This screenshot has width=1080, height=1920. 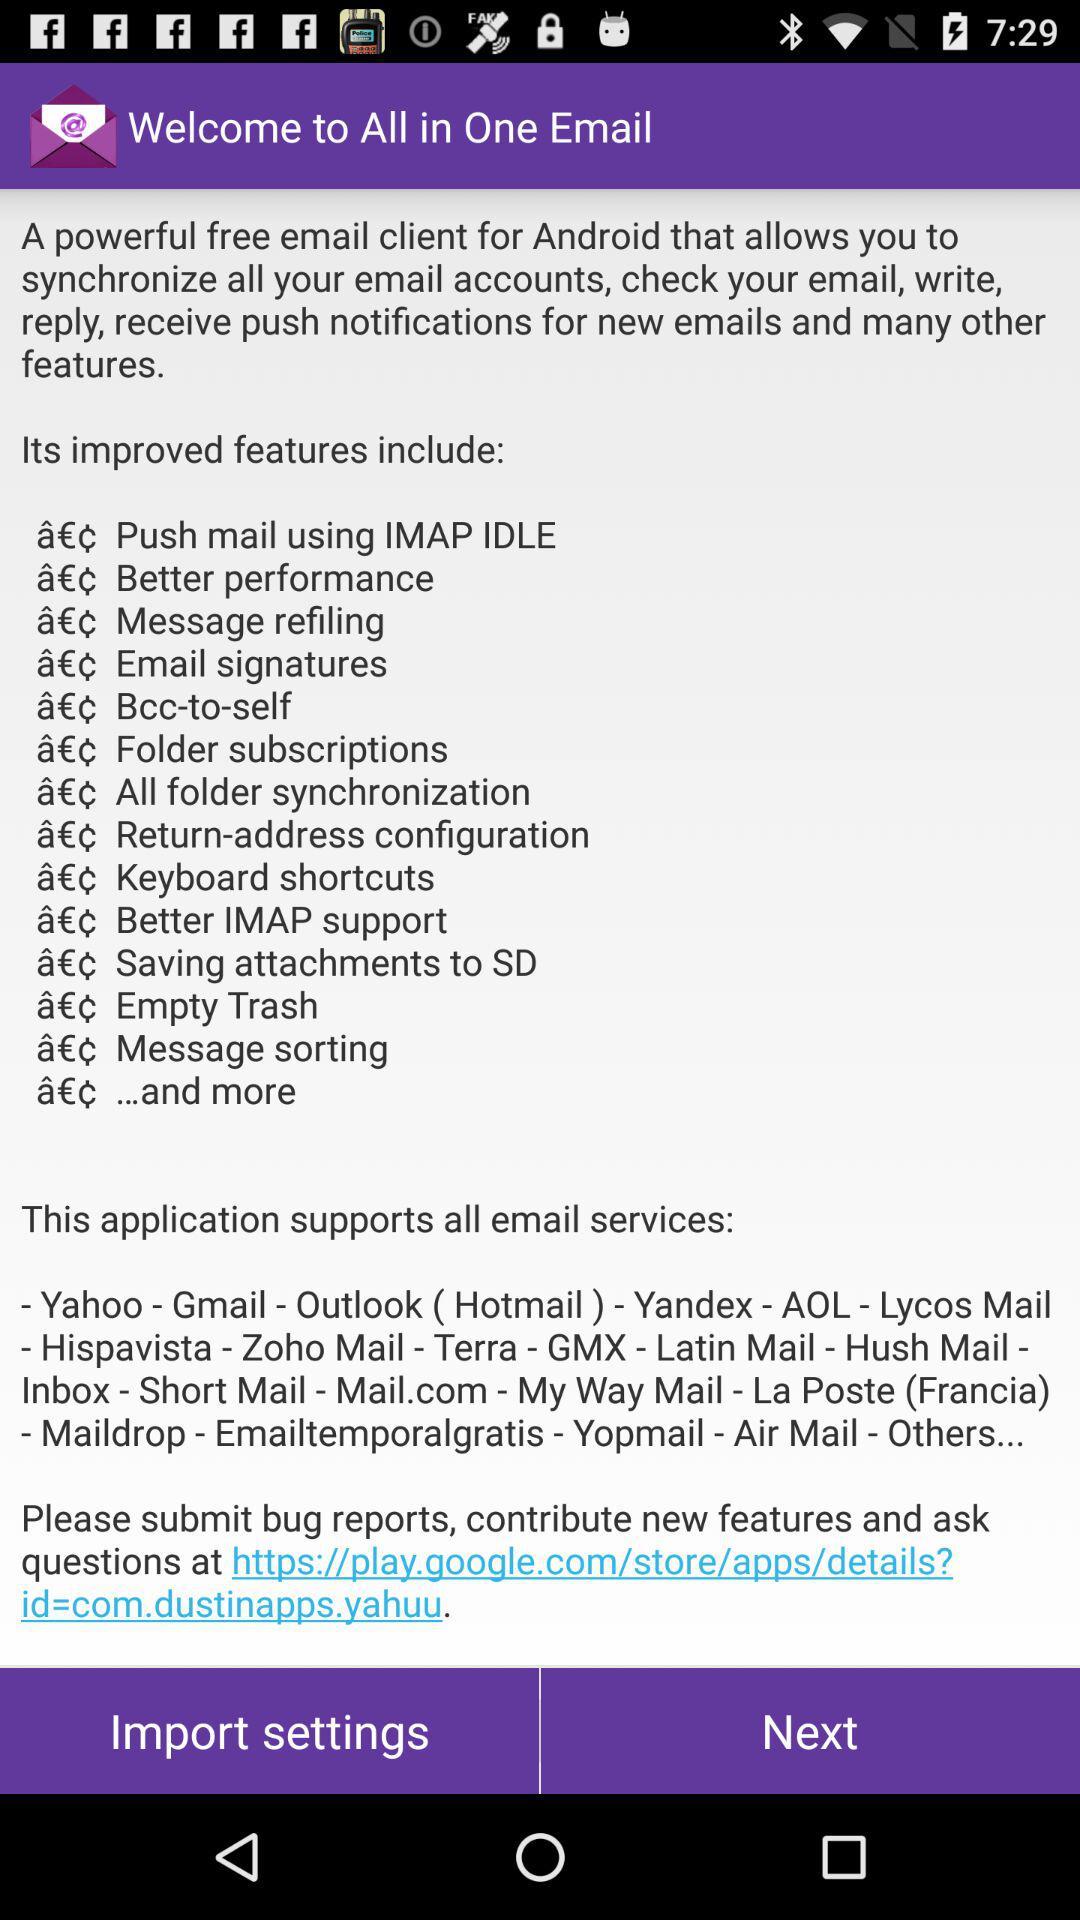 I want to click on next at the bottom right corner, so click(x=810, y=1730).